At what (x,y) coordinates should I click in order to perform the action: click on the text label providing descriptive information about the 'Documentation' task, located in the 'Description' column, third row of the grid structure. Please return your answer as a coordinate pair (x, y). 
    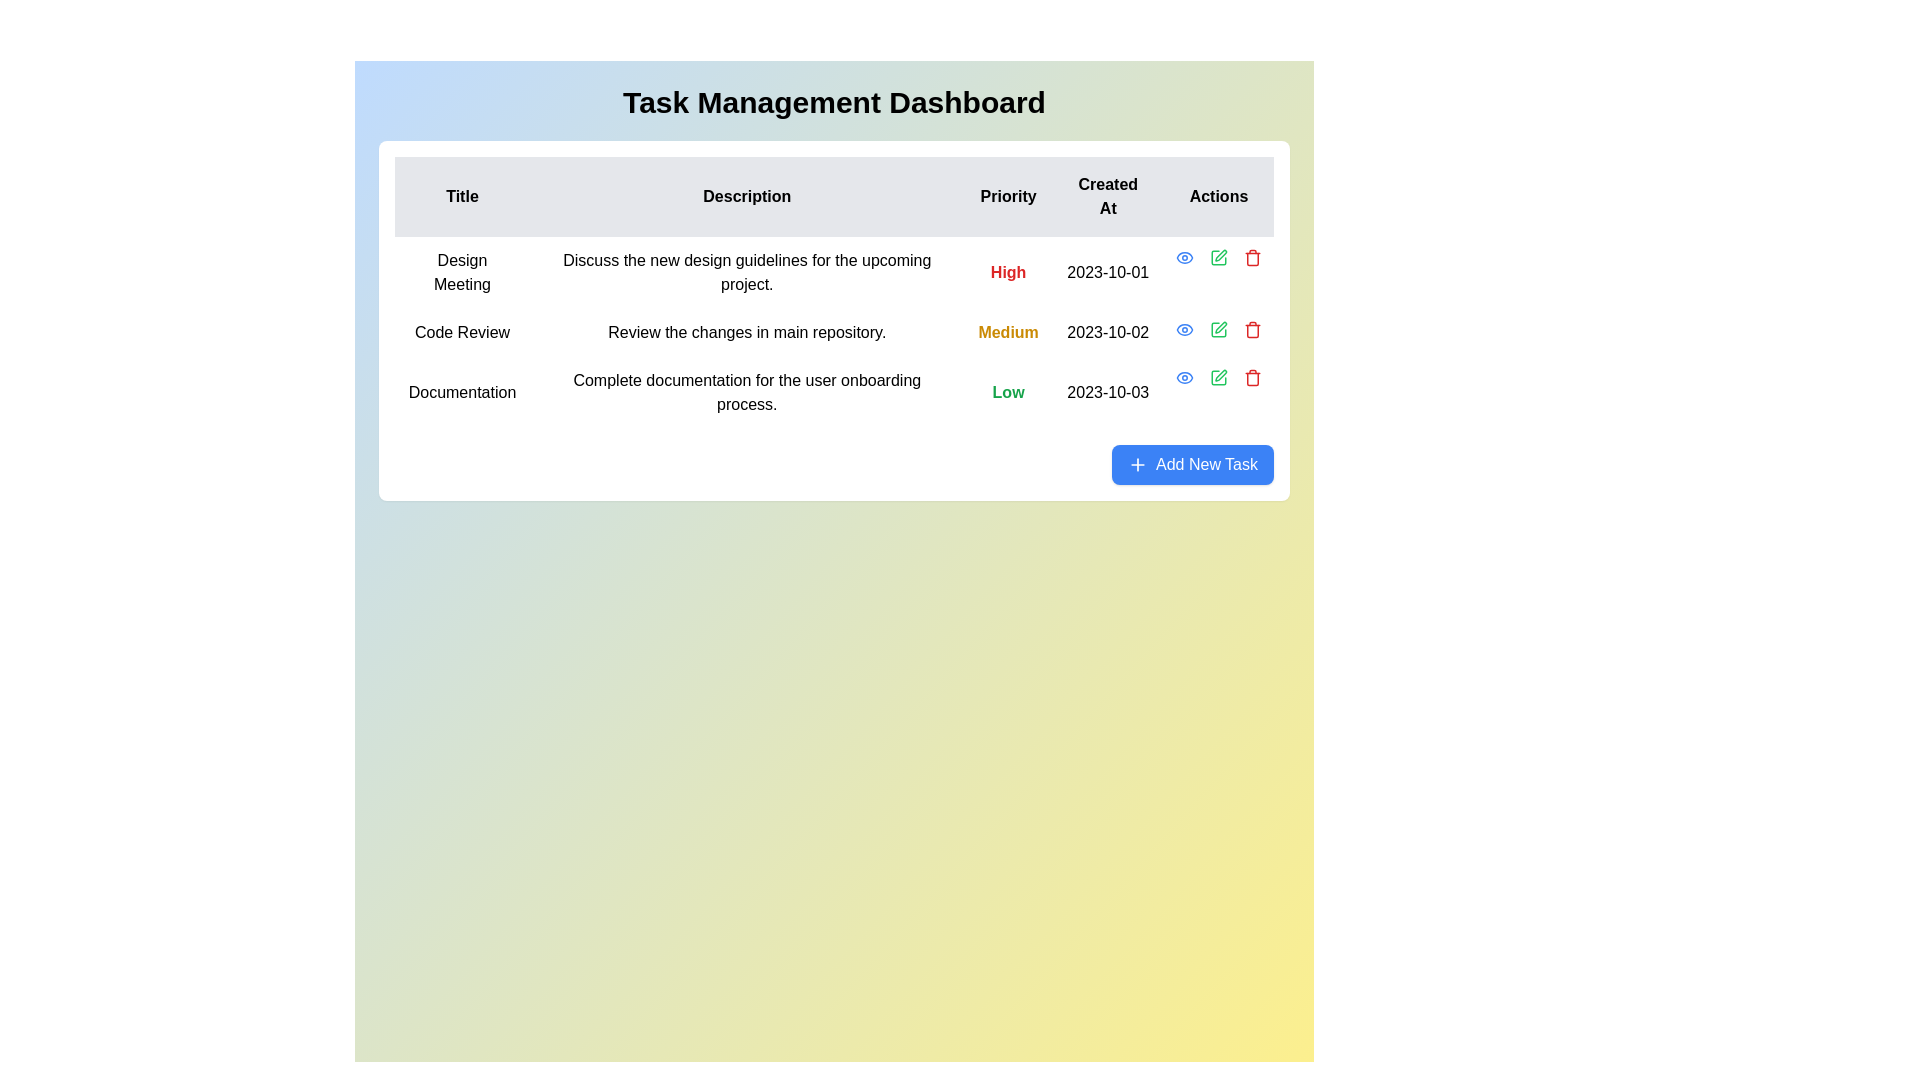
    Looking at the image, I should click on (746, 393).